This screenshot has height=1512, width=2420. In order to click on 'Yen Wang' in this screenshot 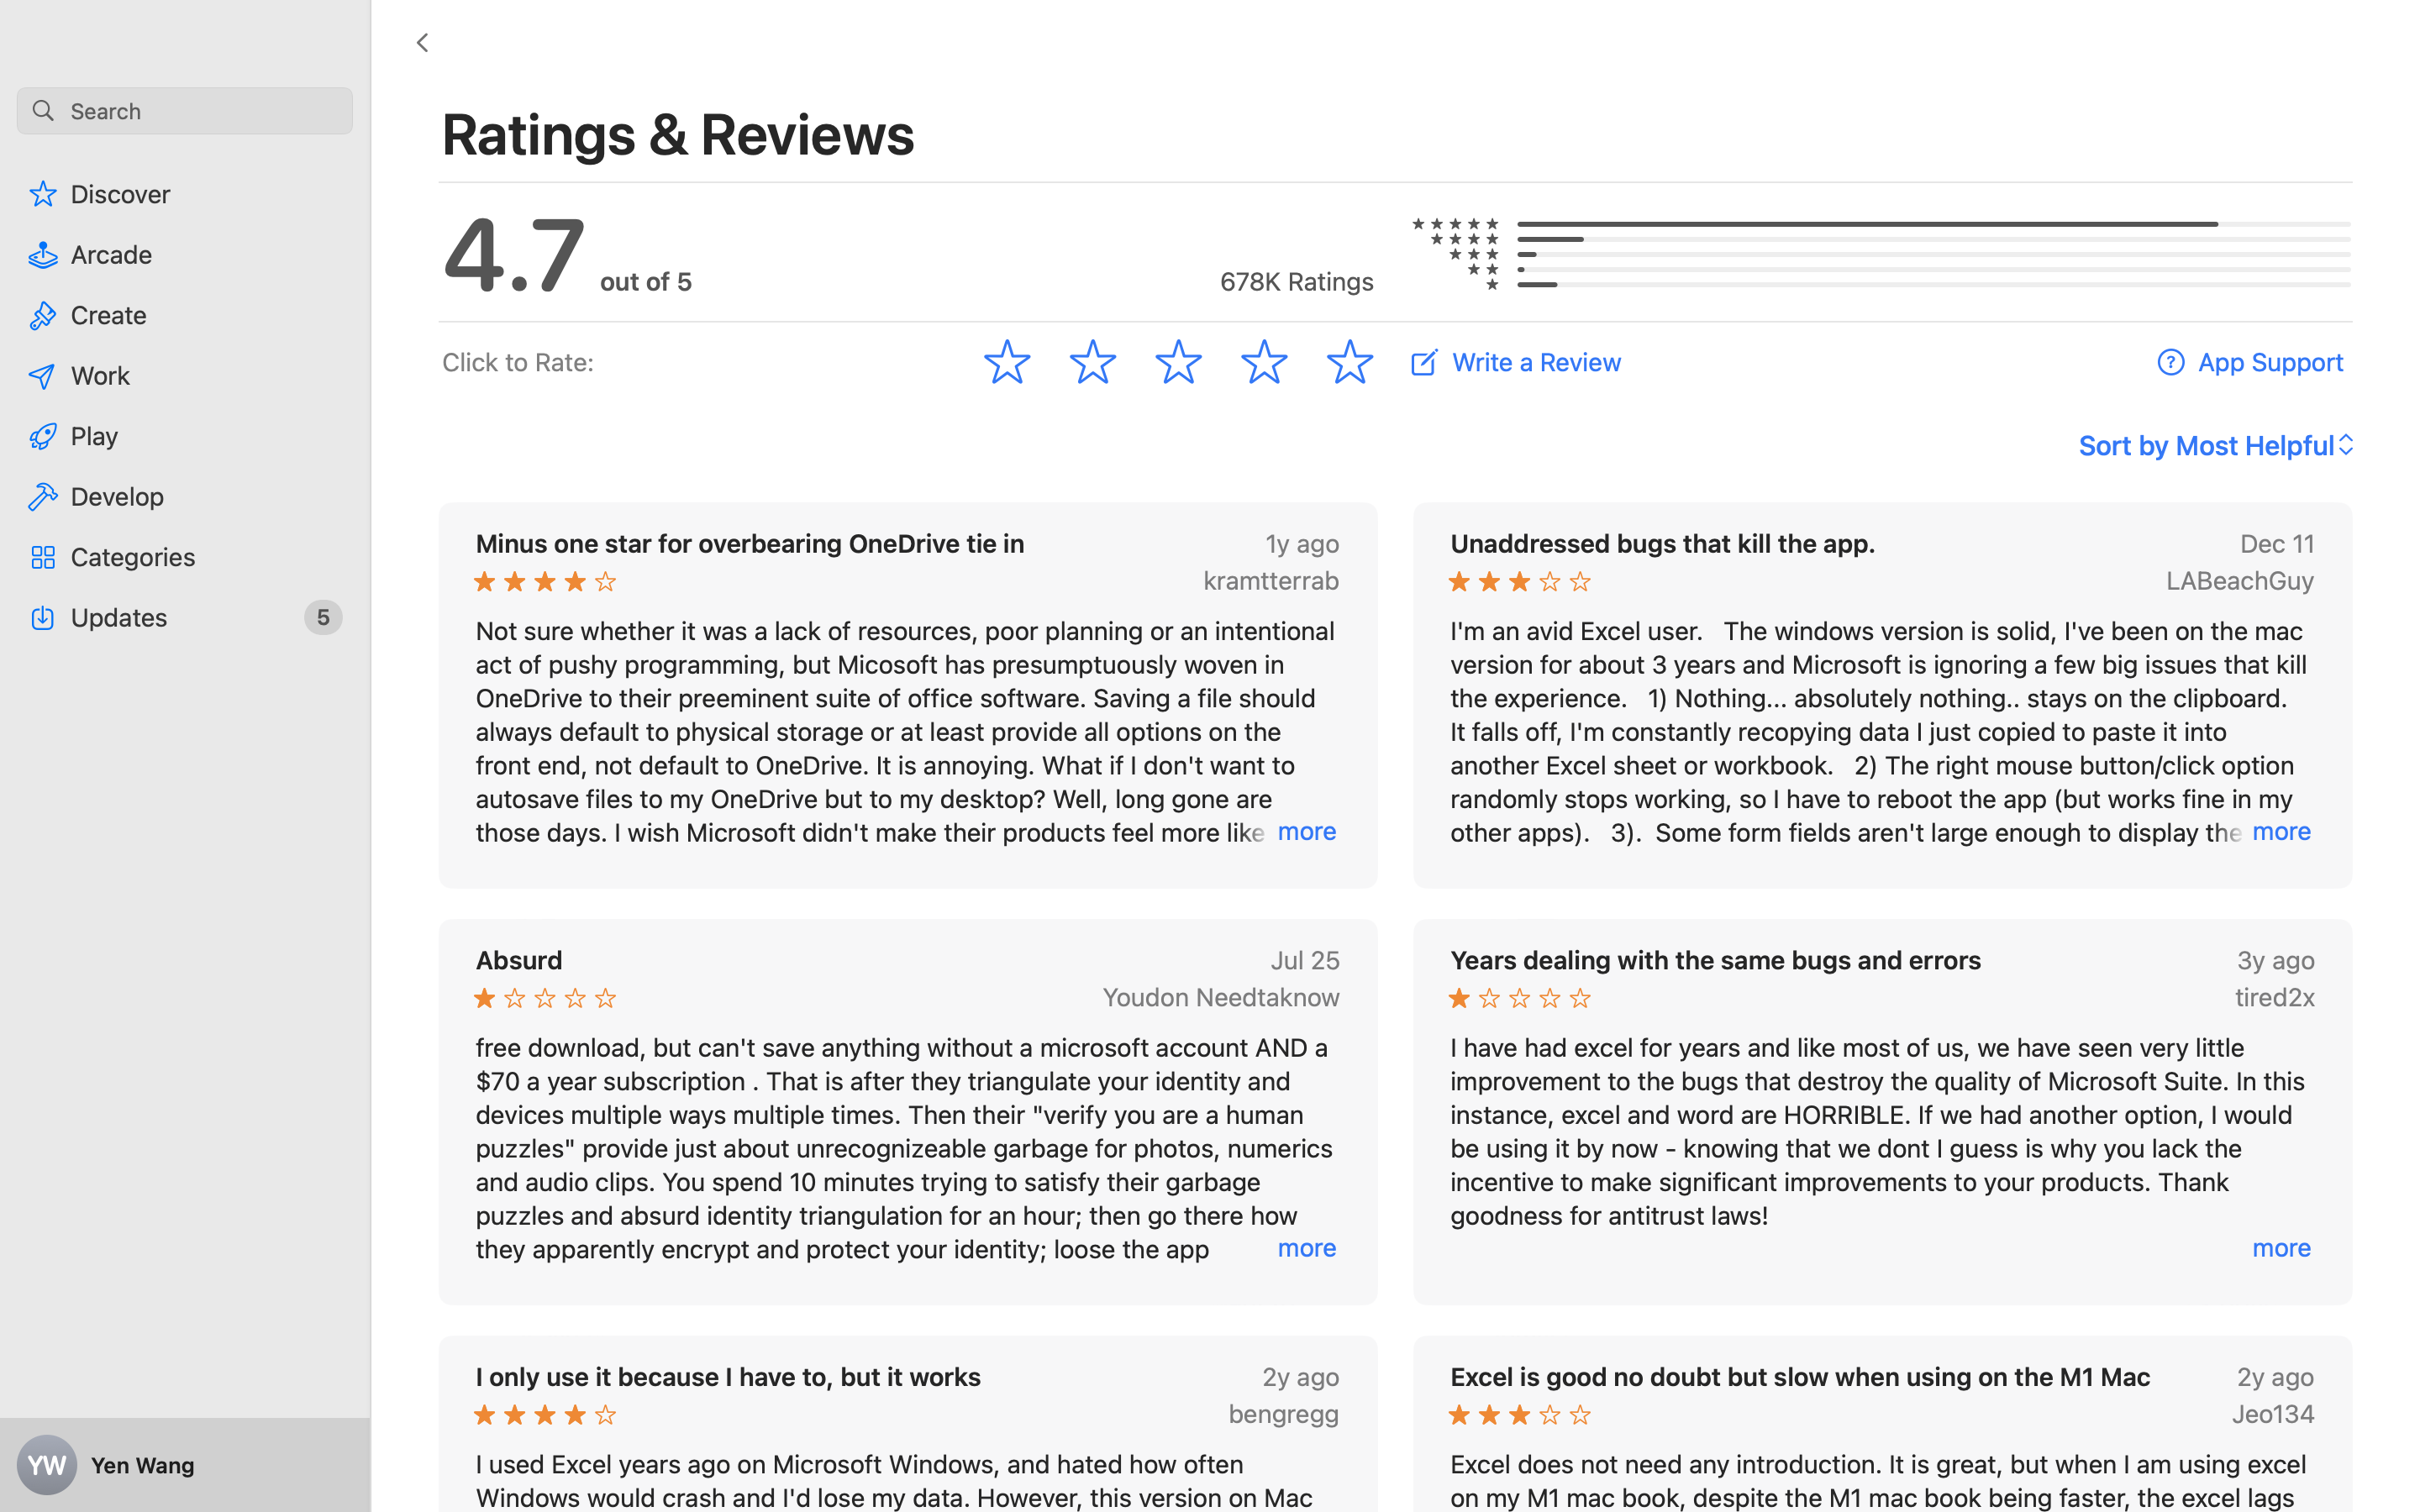, I will do `click(185, 1465)`.